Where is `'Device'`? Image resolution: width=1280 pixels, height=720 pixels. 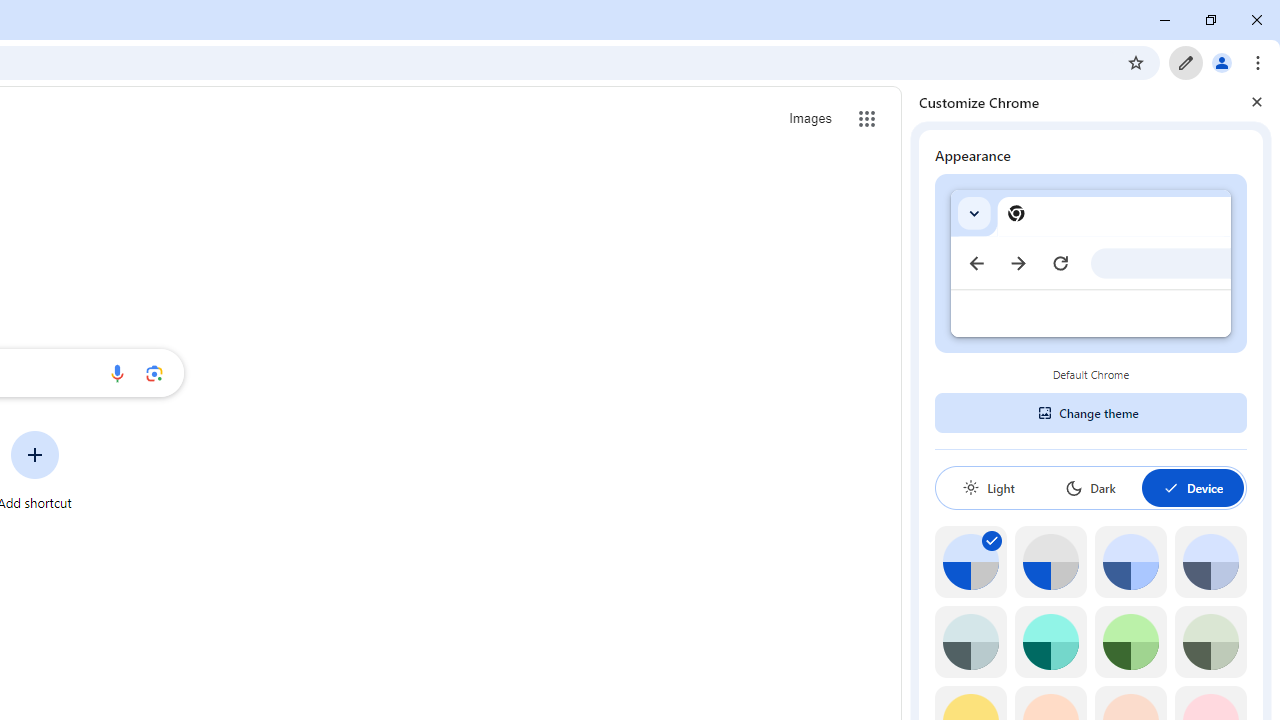 'Device' is located at coordinates (1192, 487).